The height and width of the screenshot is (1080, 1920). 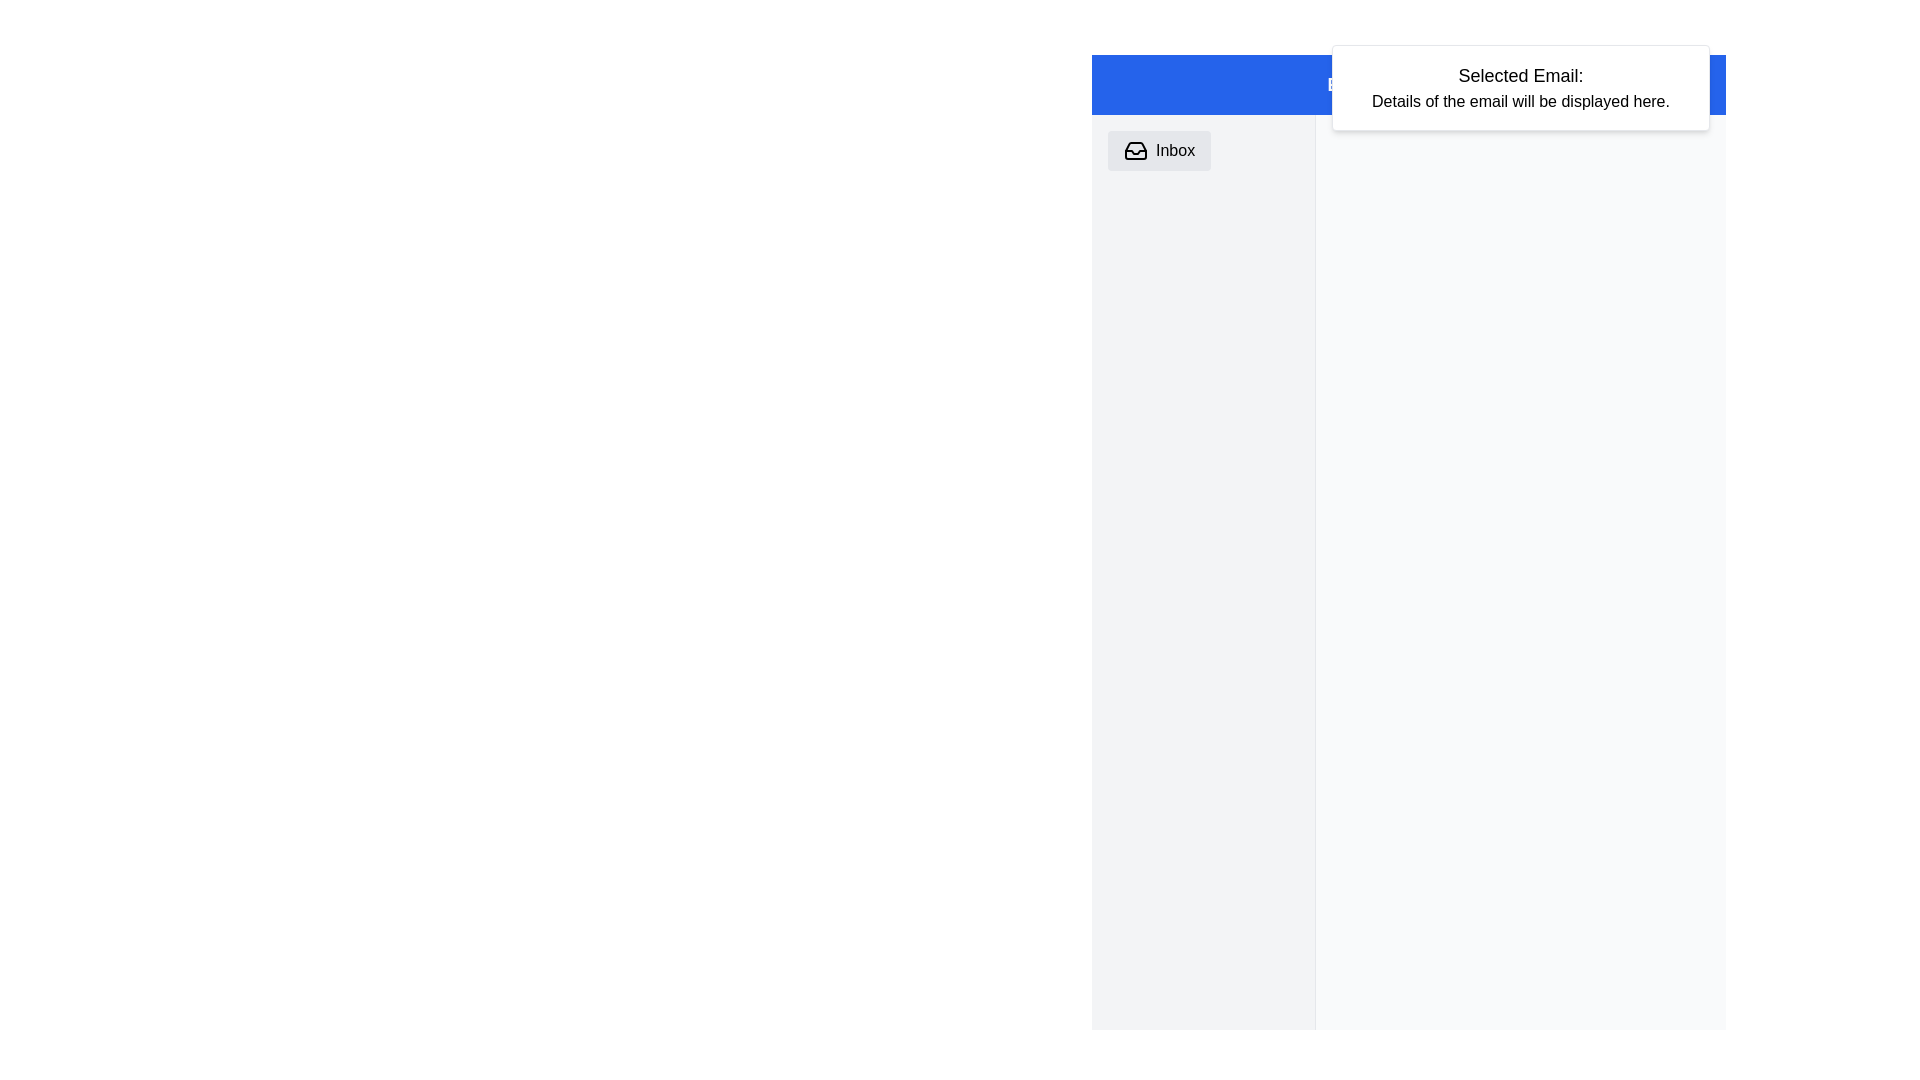 What do you see at coordinates (1136, 150) in the screenshot?
I see `the arrow indicator within the SVG icon associated with the 'Inbox' label located near the top left of the interface` at bounding box center [1136, 150].